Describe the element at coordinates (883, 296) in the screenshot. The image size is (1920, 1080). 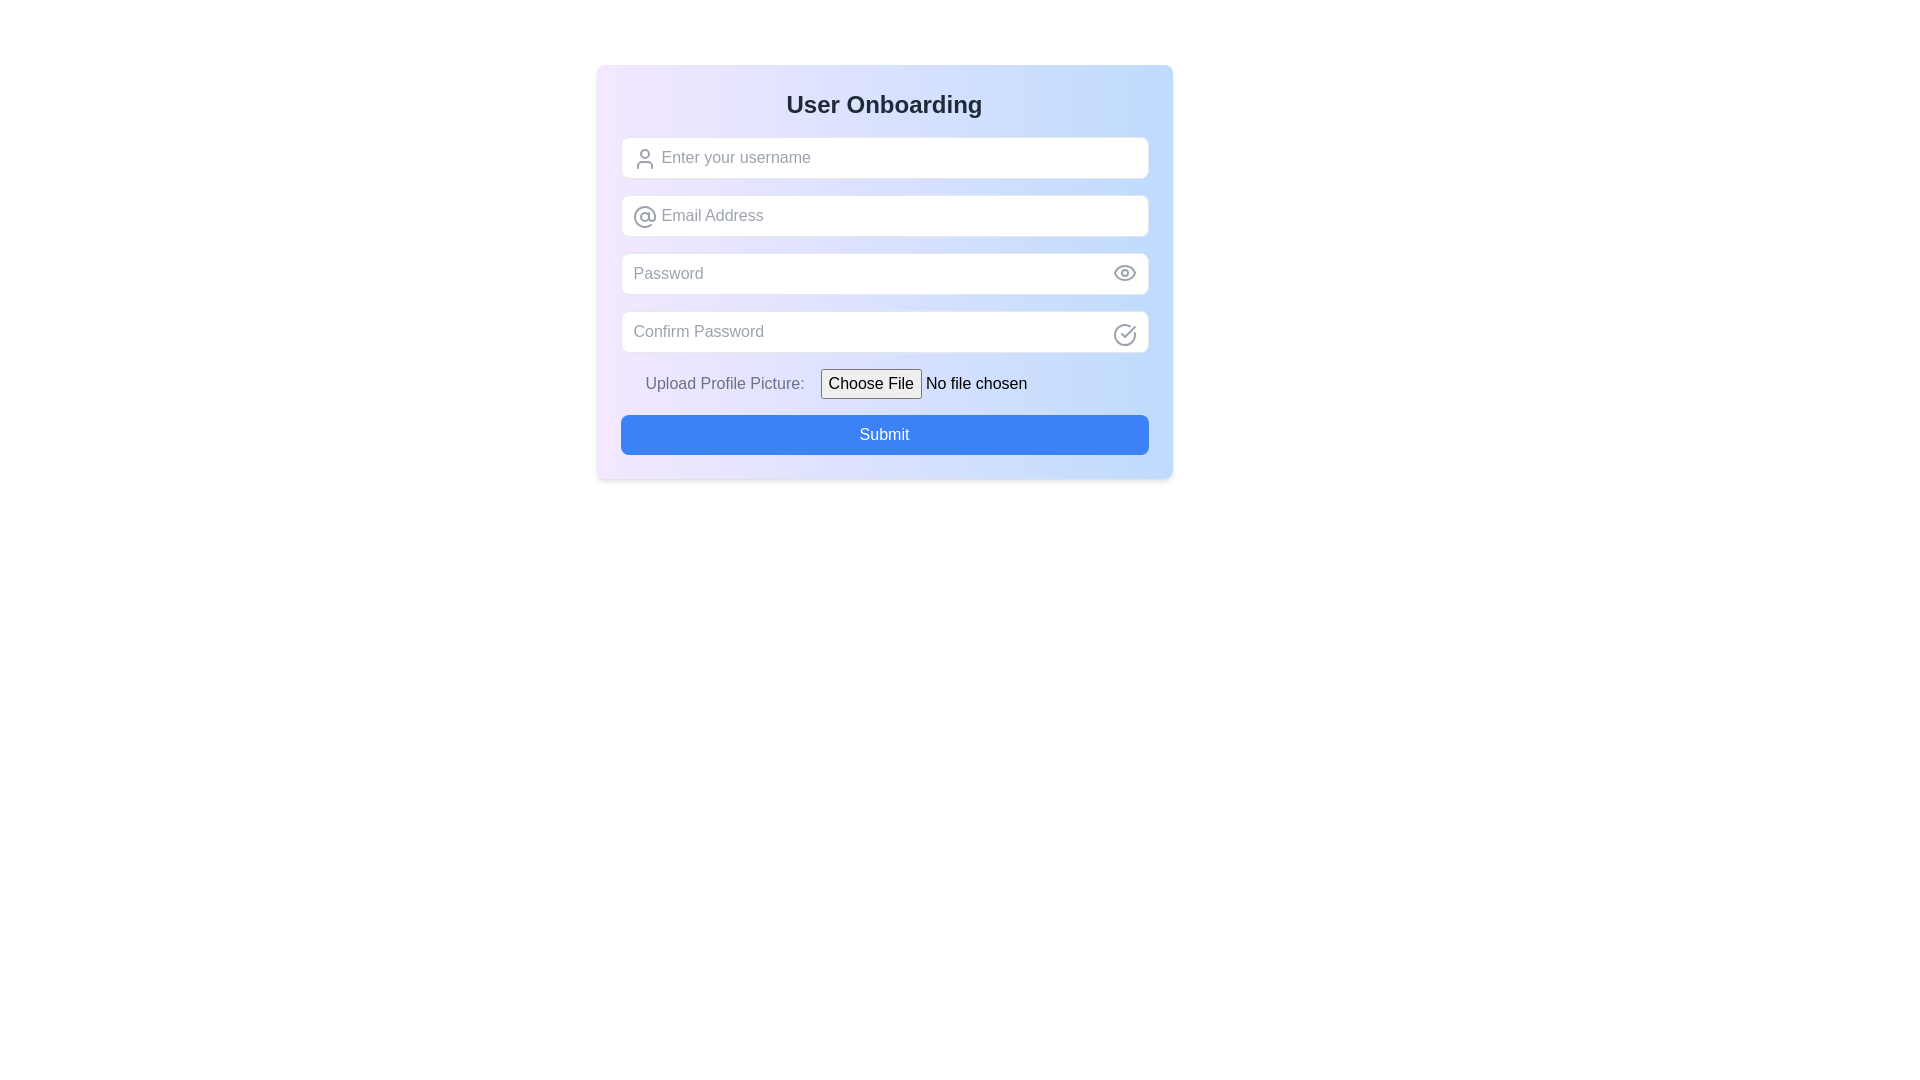
I see `the composite form containing input fields and a submit button under the 'User Onboarding' heading` at that location.